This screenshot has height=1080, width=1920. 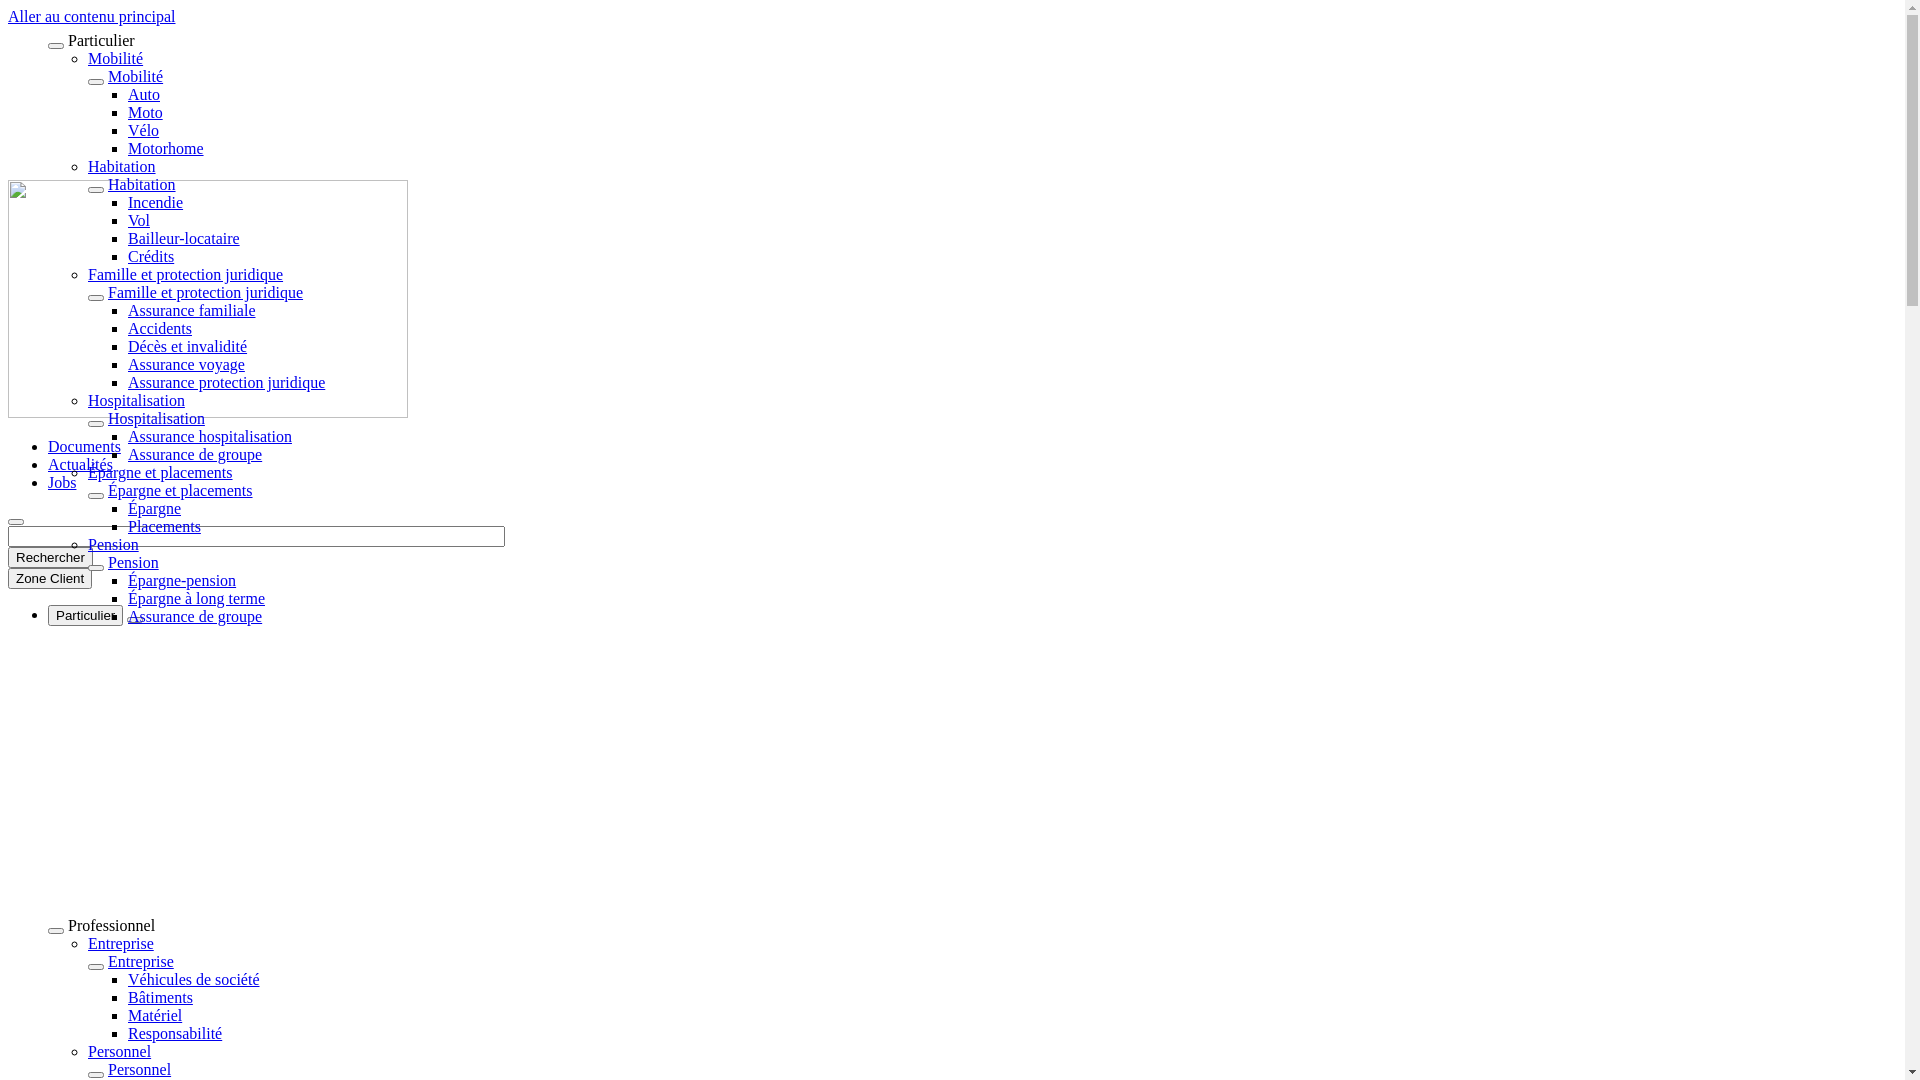 I want to click on 'Assurance hospitalisation', so click(x=210, y=435).